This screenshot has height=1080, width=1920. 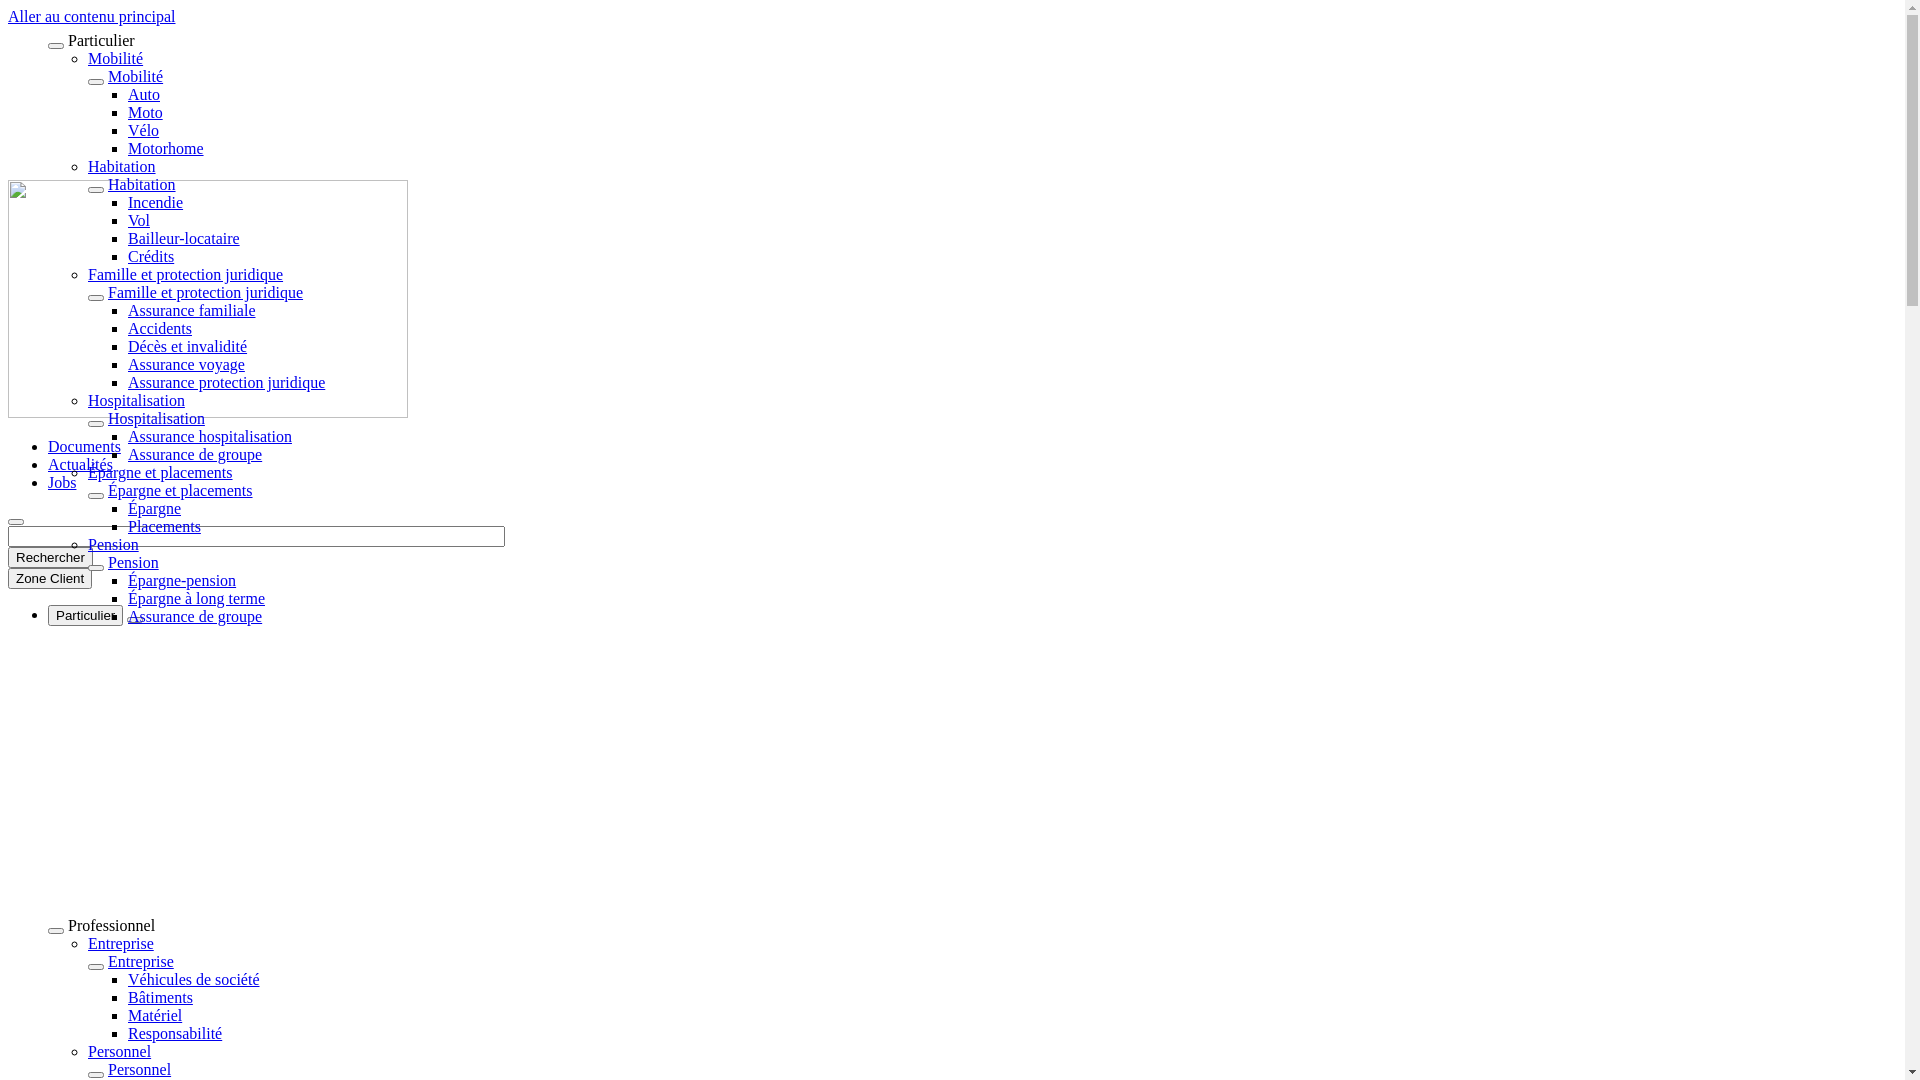 I want to click on 'Assurance hospitalisation', so click(x=210, y=435).